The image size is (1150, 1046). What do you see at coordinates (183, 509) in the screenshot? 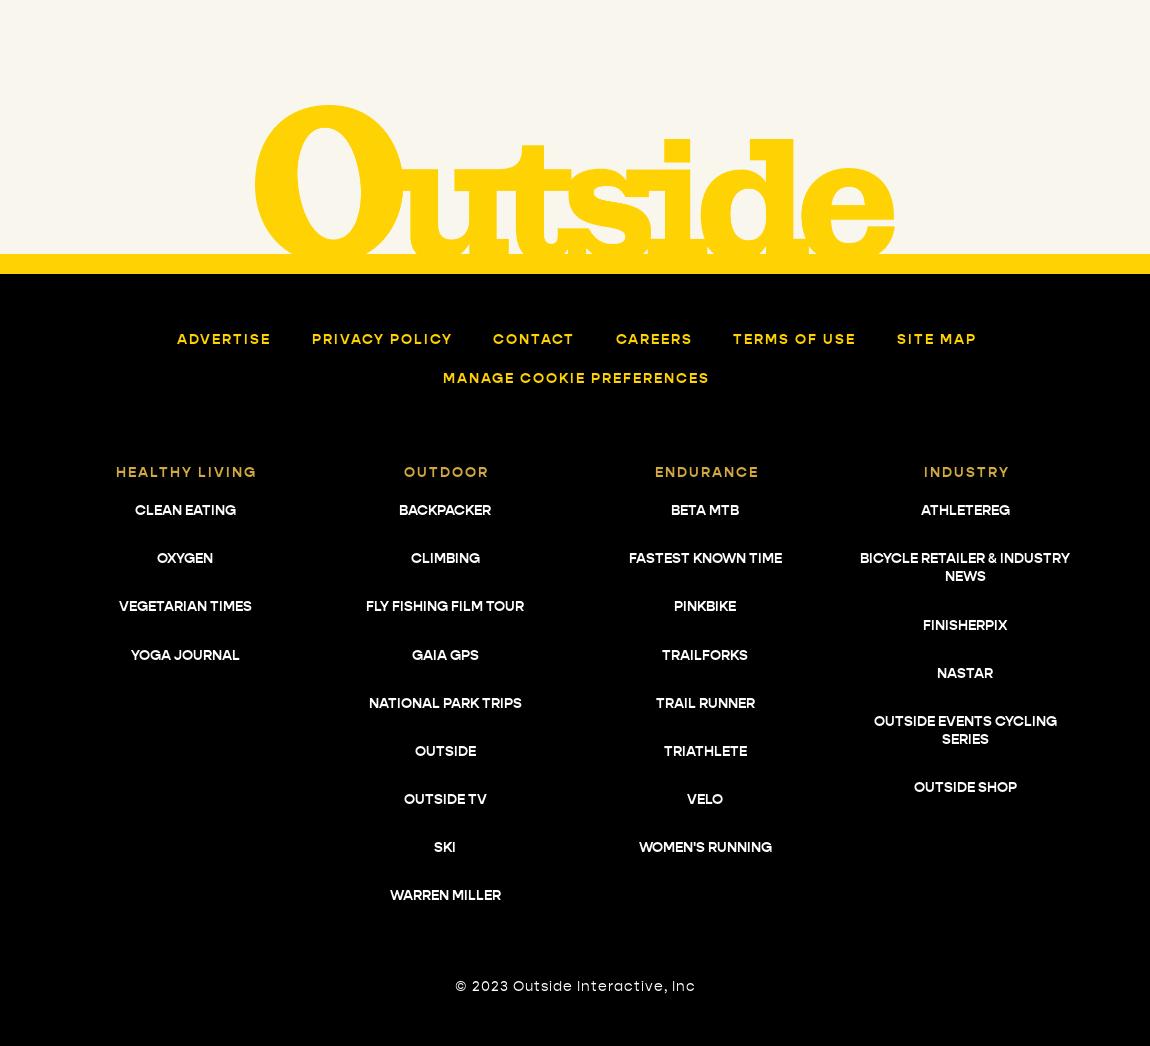
I see `'Clean Eating'` at bounding box center [183, 509].